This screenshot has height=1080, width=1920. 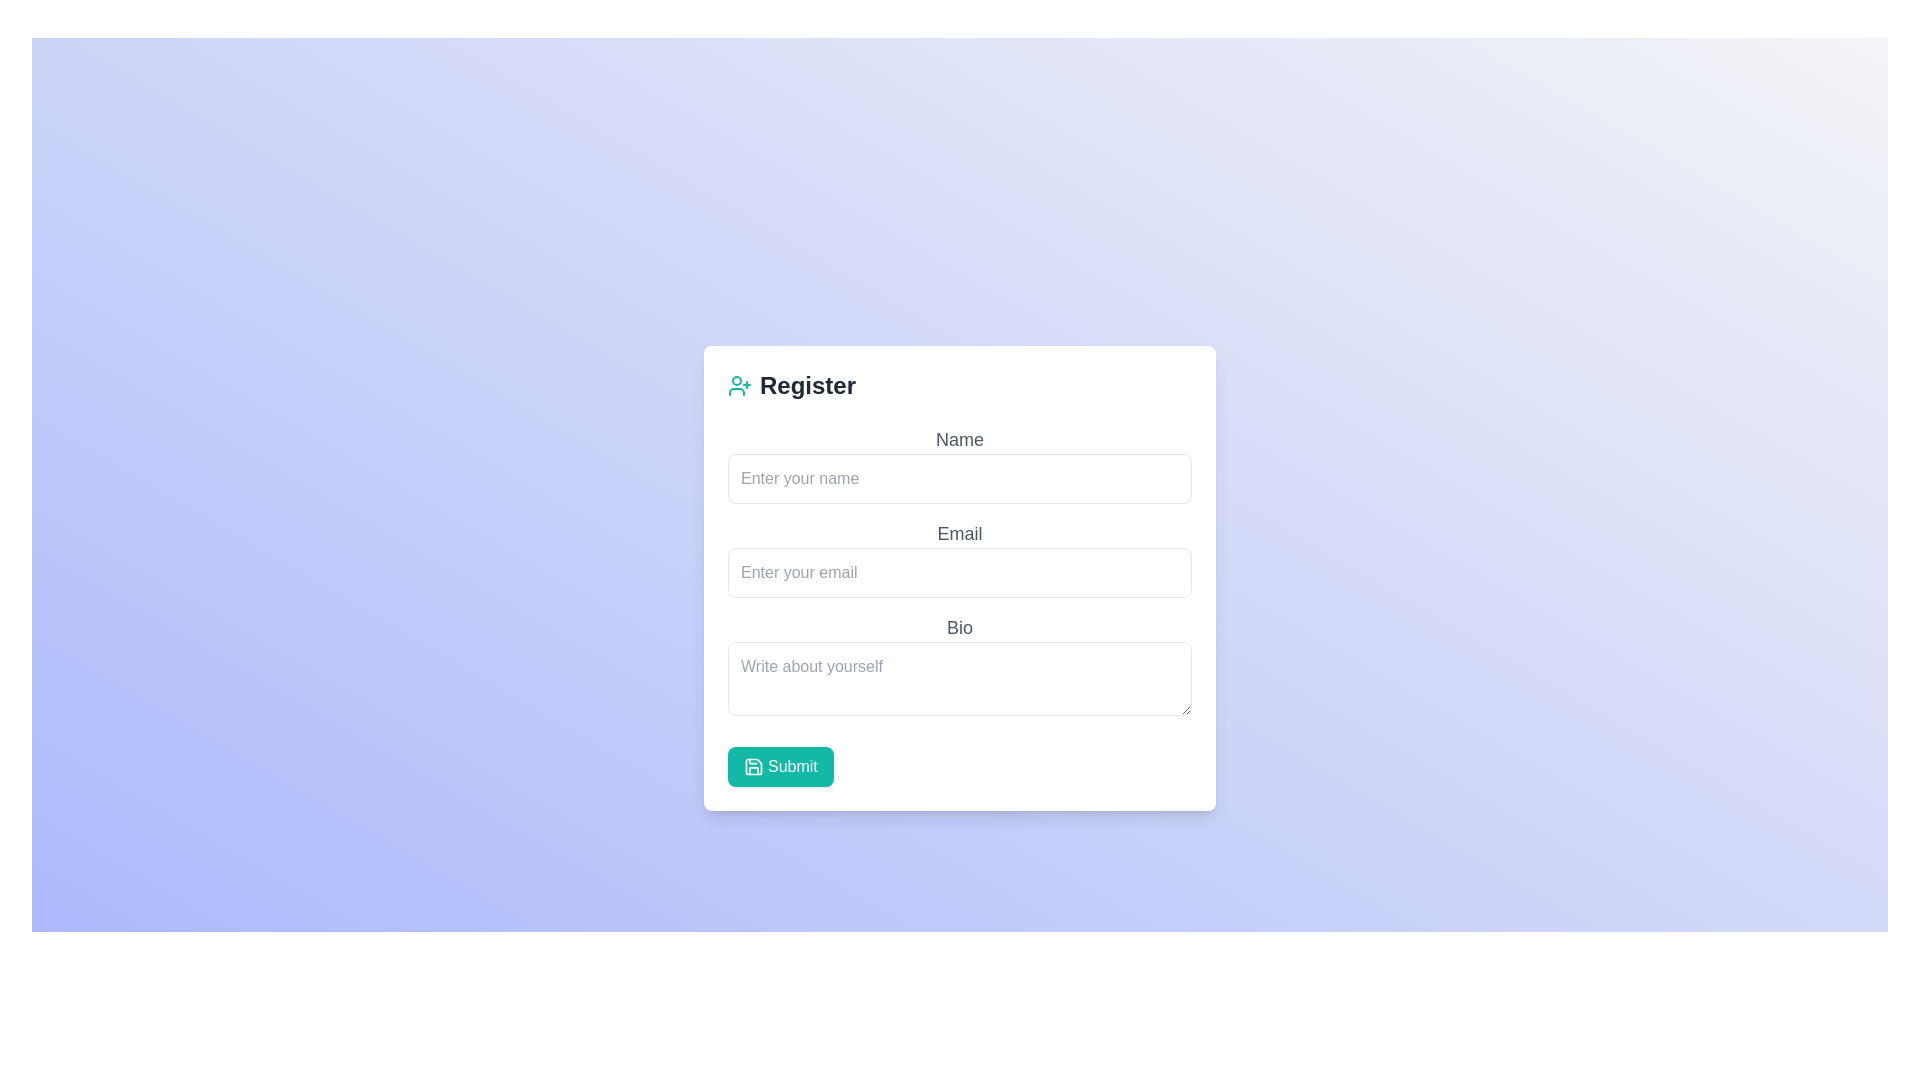 I want to click on the 'Bio' text label, which is styled in bold with a larger gray font, positioned above the bio input area in the mid-bottom of the register form, so click(x=960, y=626).